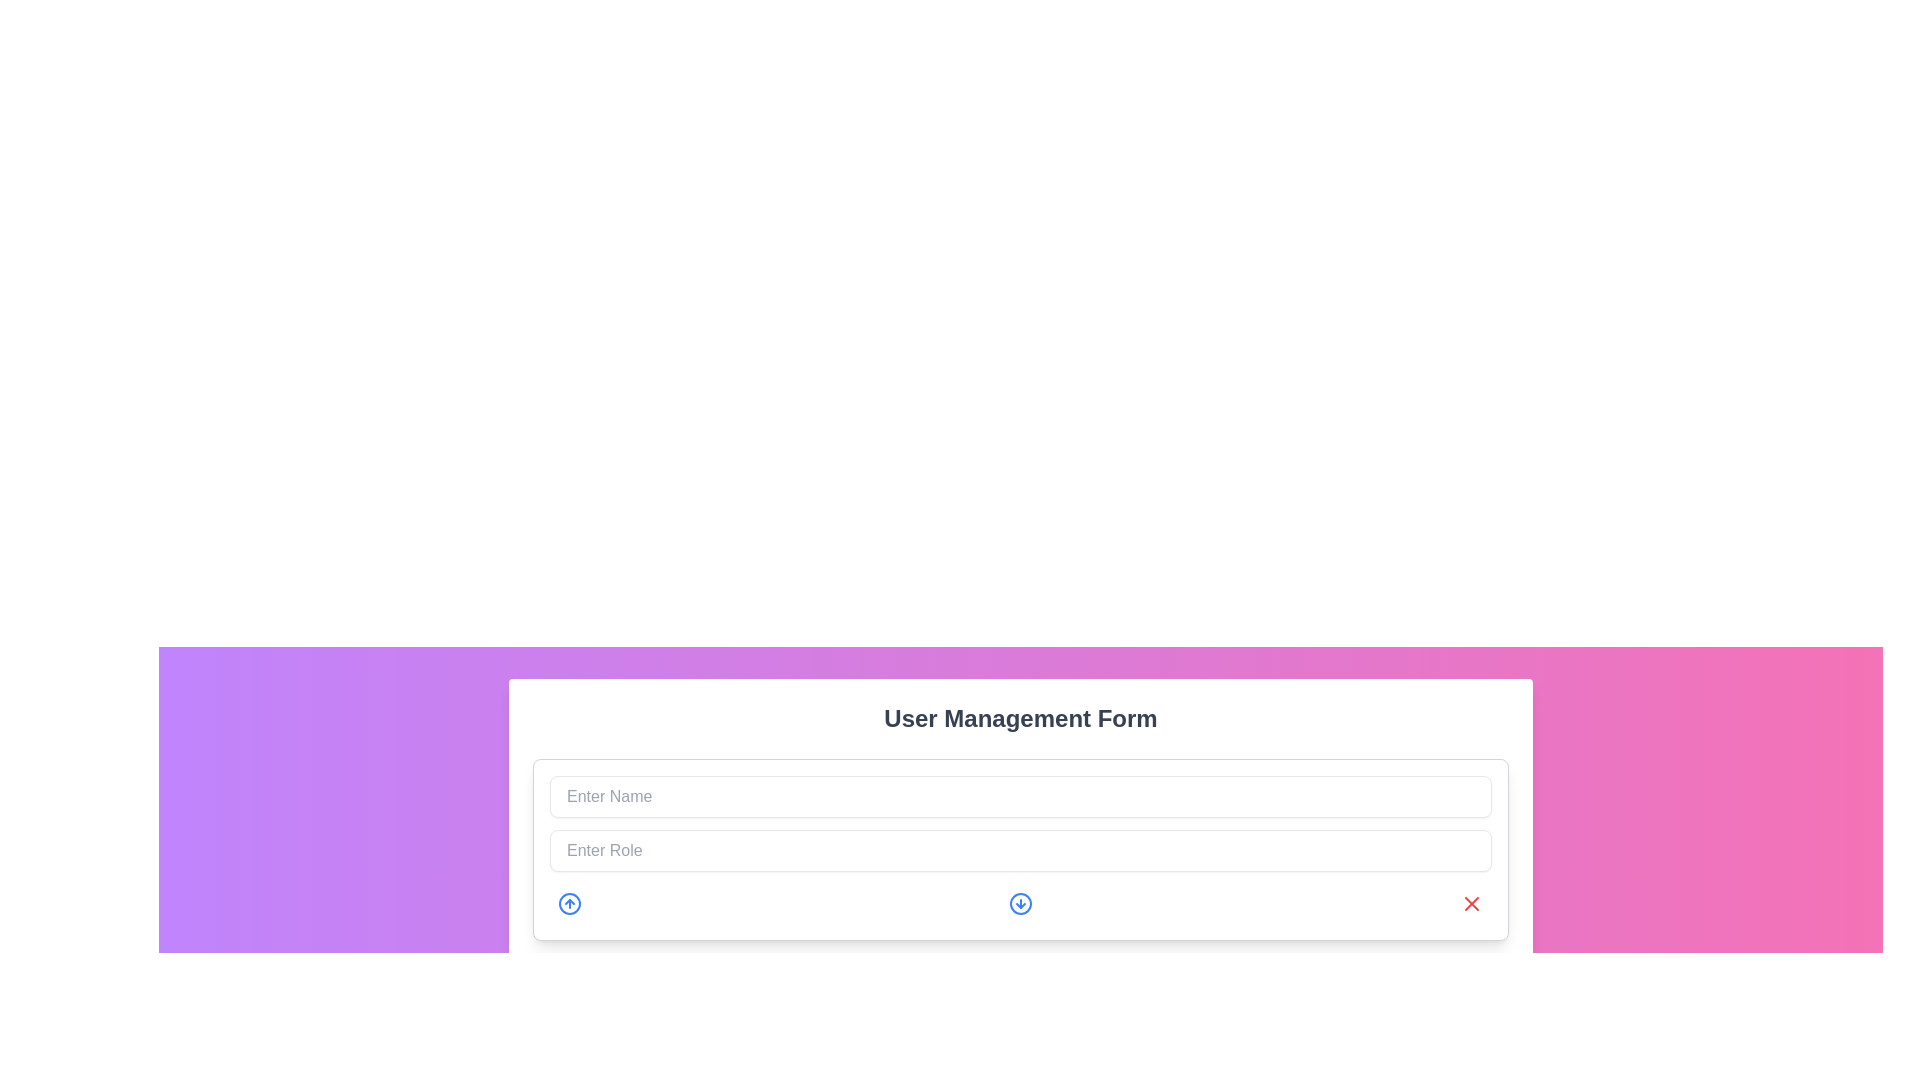  Describe the element at coordinates (1021, 903) in the screenshot. I see `the second button from the left at the bottom of the form interface` at that location.